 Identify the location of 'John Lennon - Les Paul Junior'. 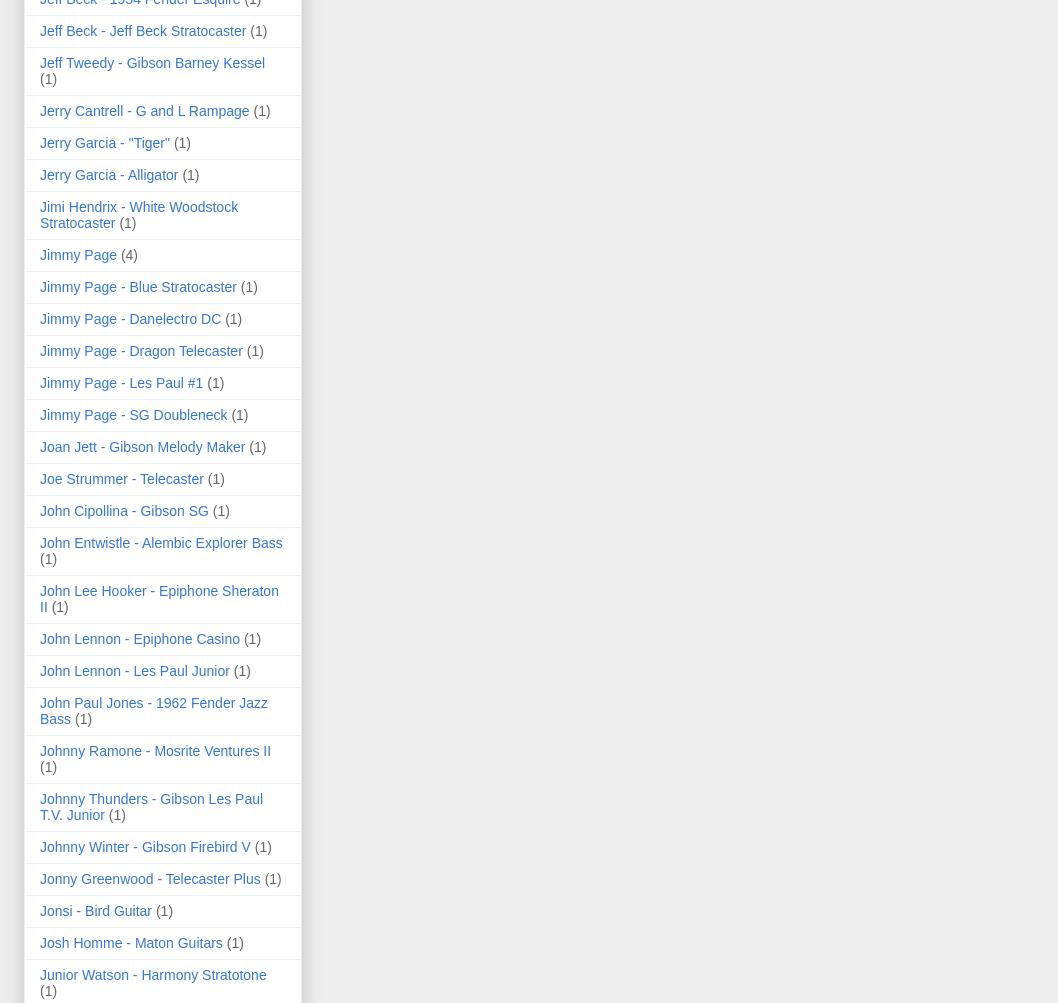
(133, 670).